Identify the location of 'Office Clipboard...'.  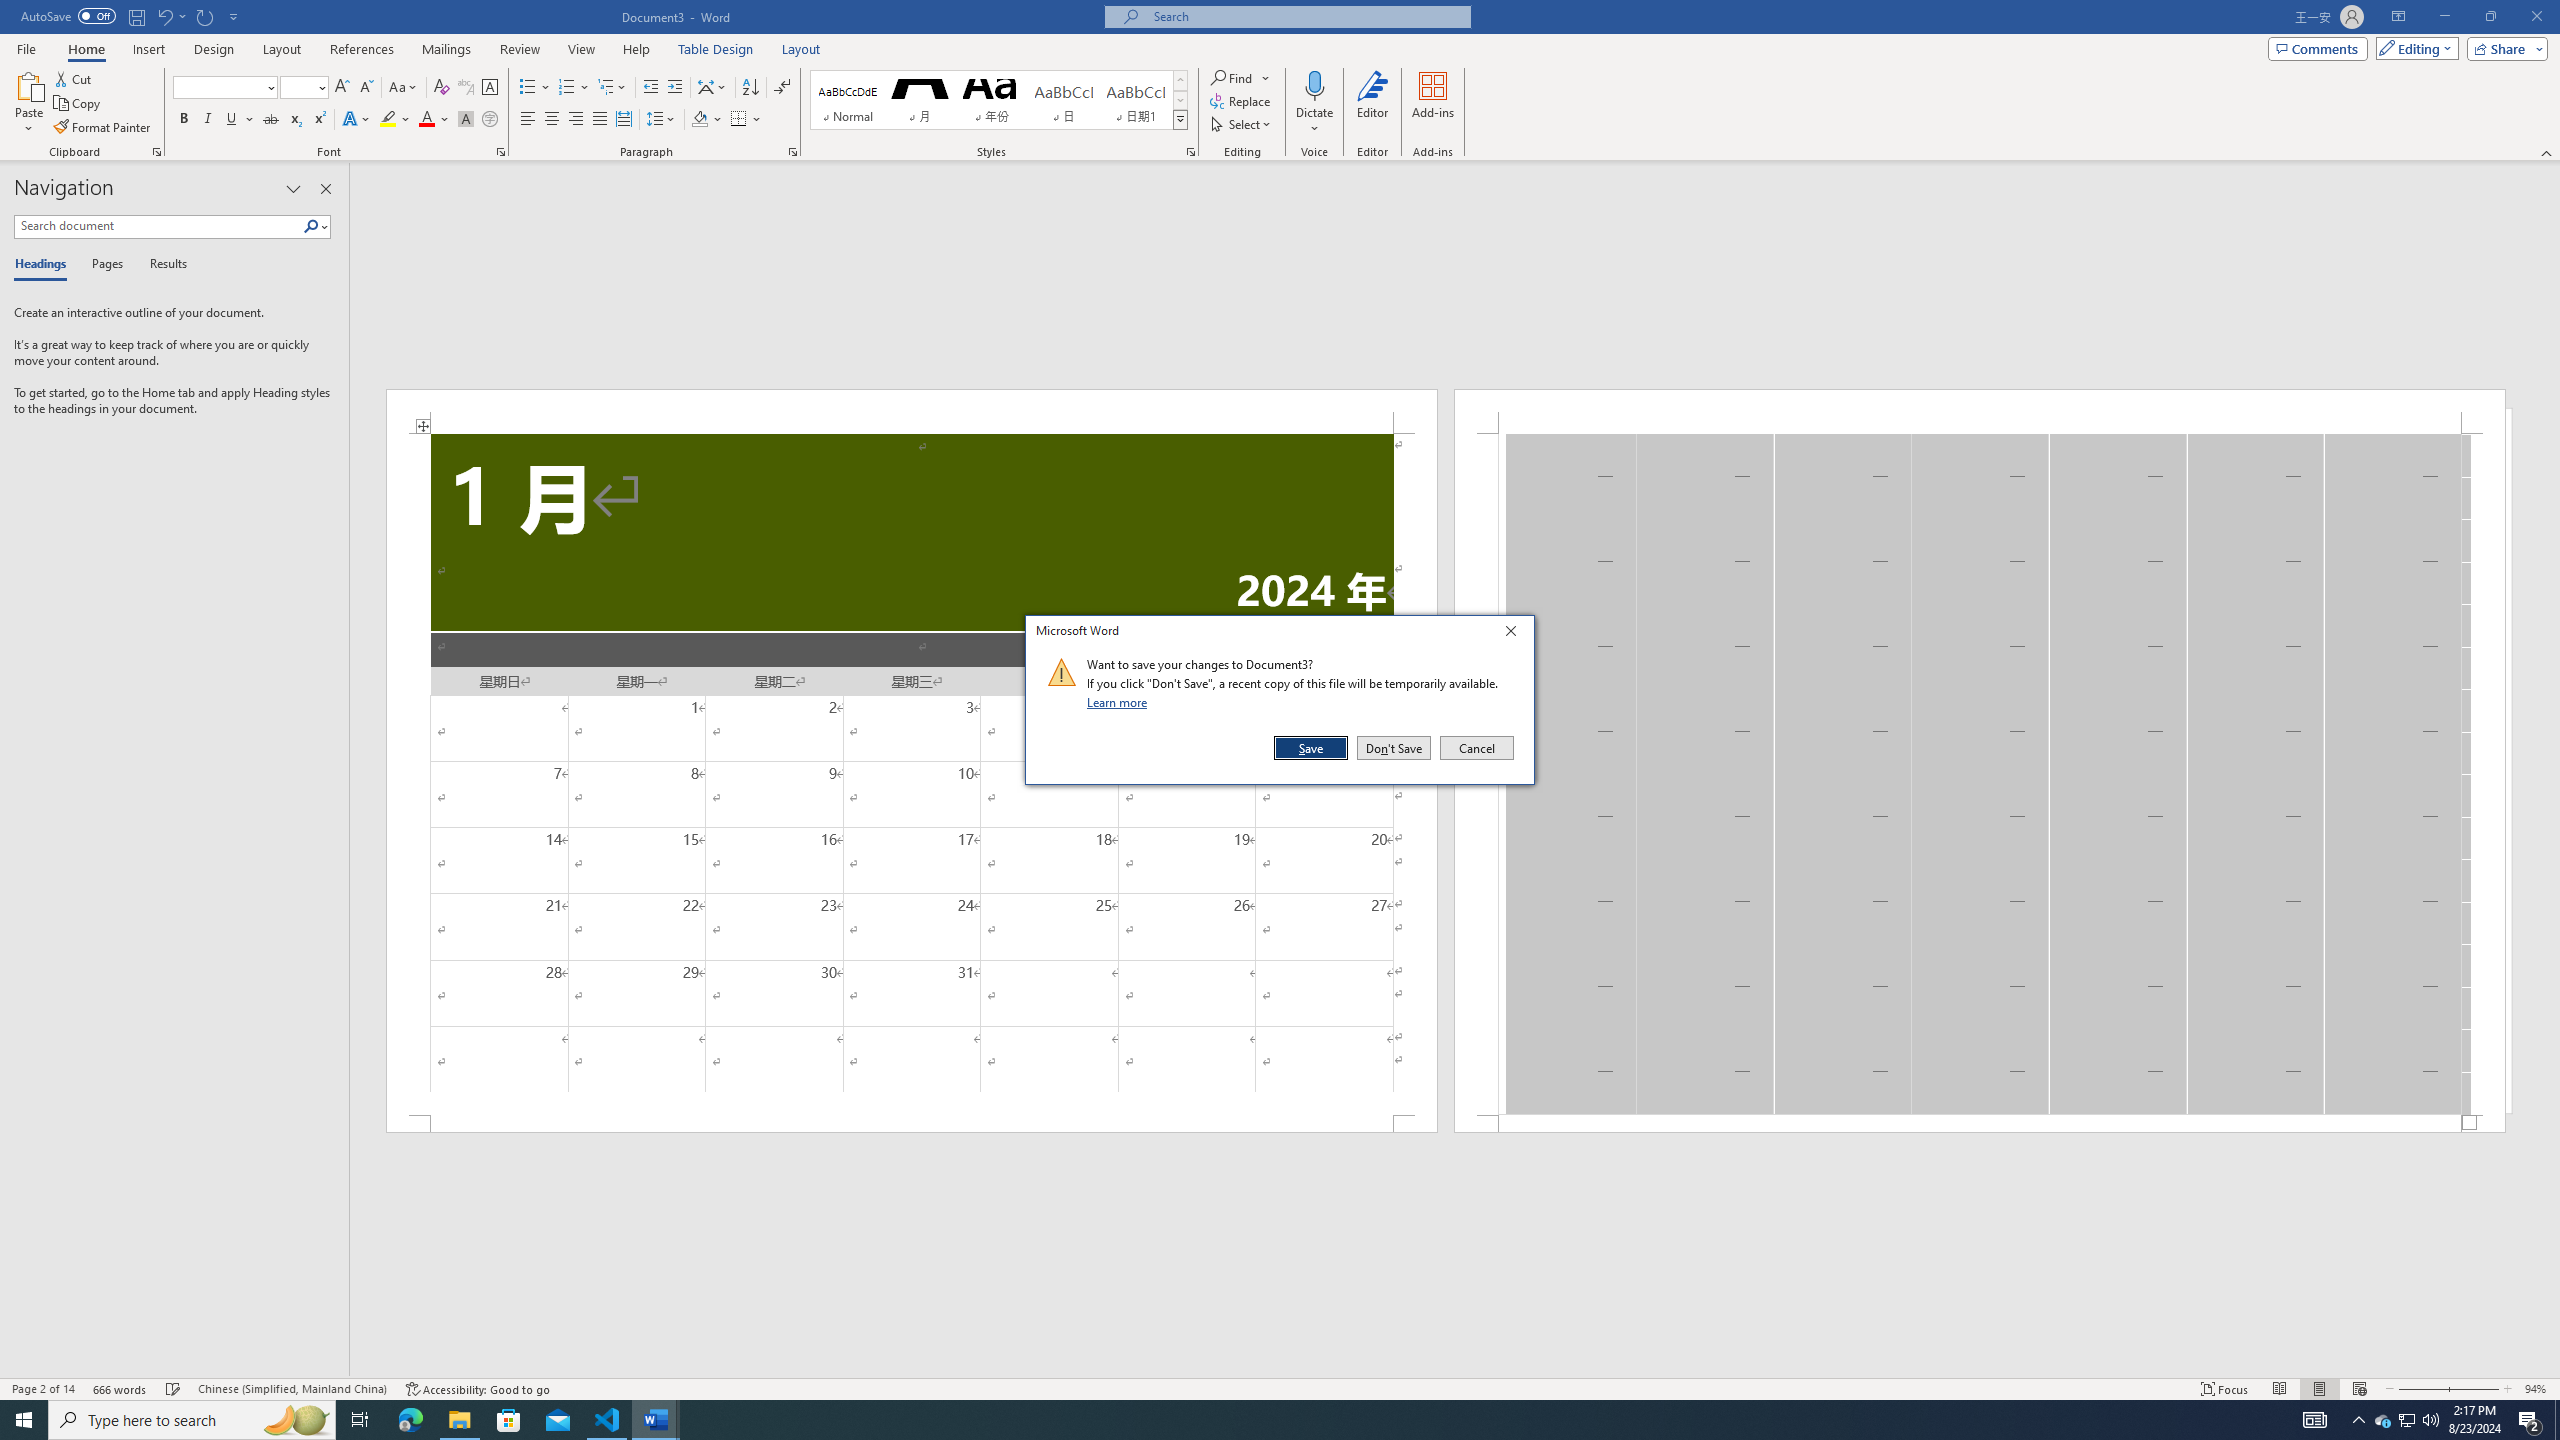
(155, 150).